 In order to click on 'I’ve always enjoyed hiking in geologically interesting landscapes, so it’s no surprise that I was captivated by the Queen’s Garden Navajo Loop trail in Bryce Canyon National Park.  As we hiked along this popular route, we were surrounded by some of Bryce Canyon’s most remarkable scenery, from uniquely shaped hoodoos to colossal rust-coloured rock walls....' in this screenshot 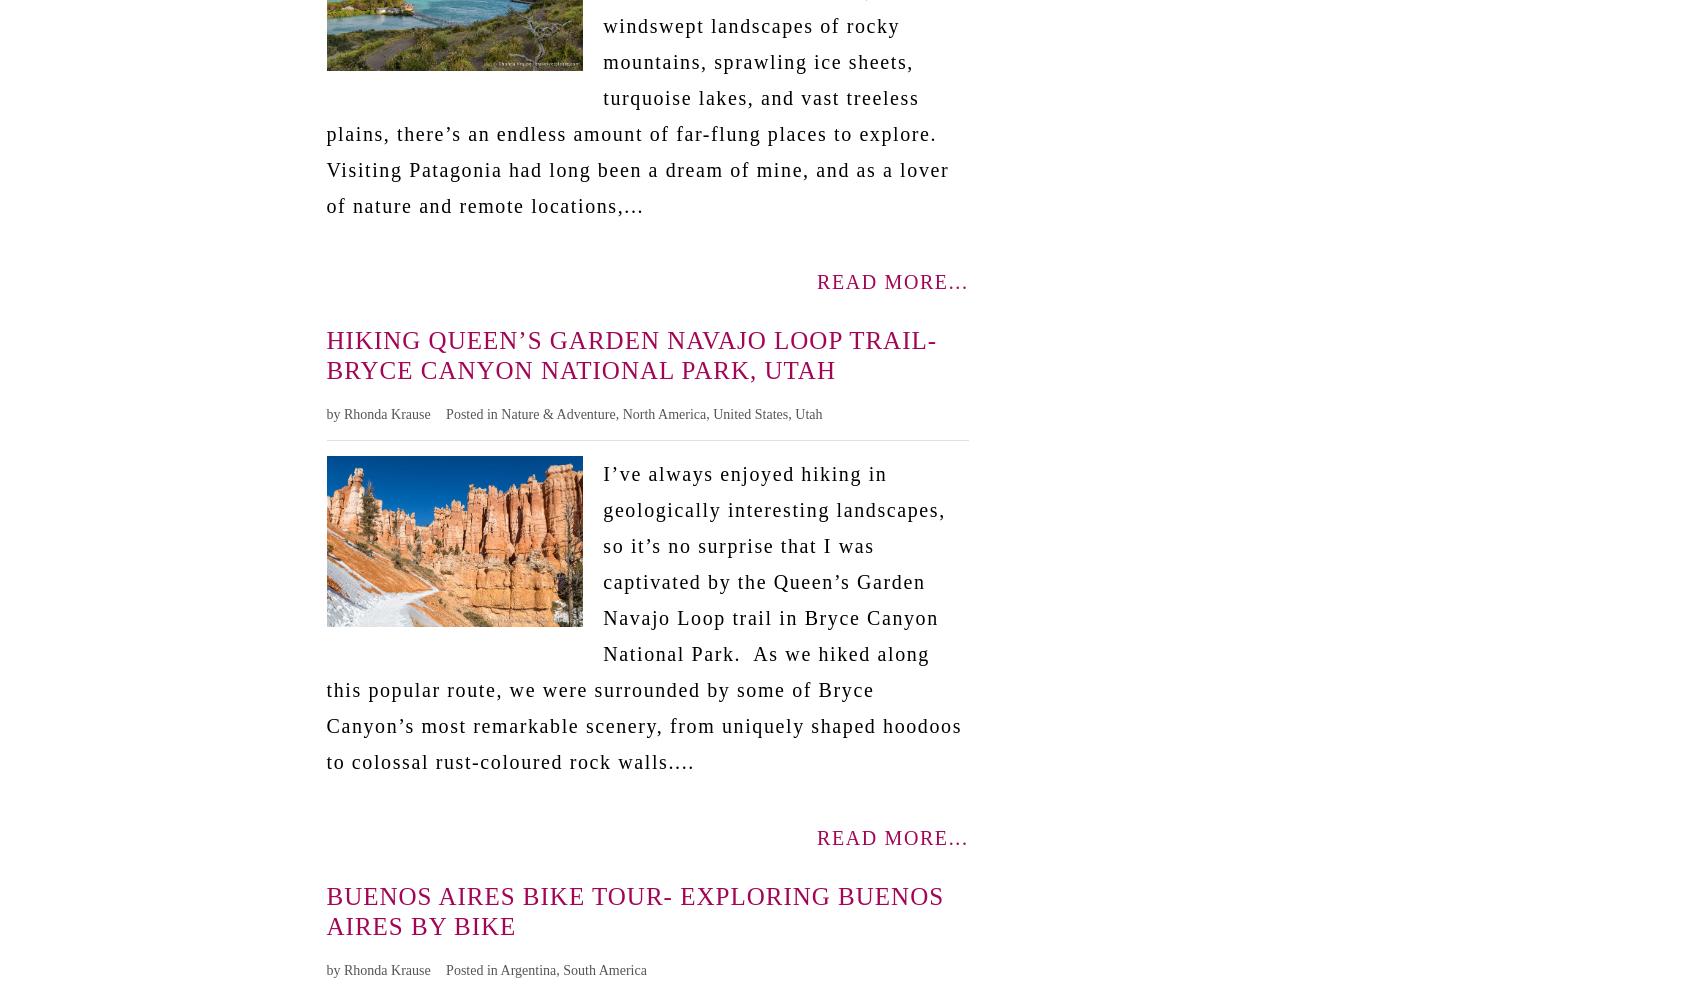, I will do `click(325, 615)`.